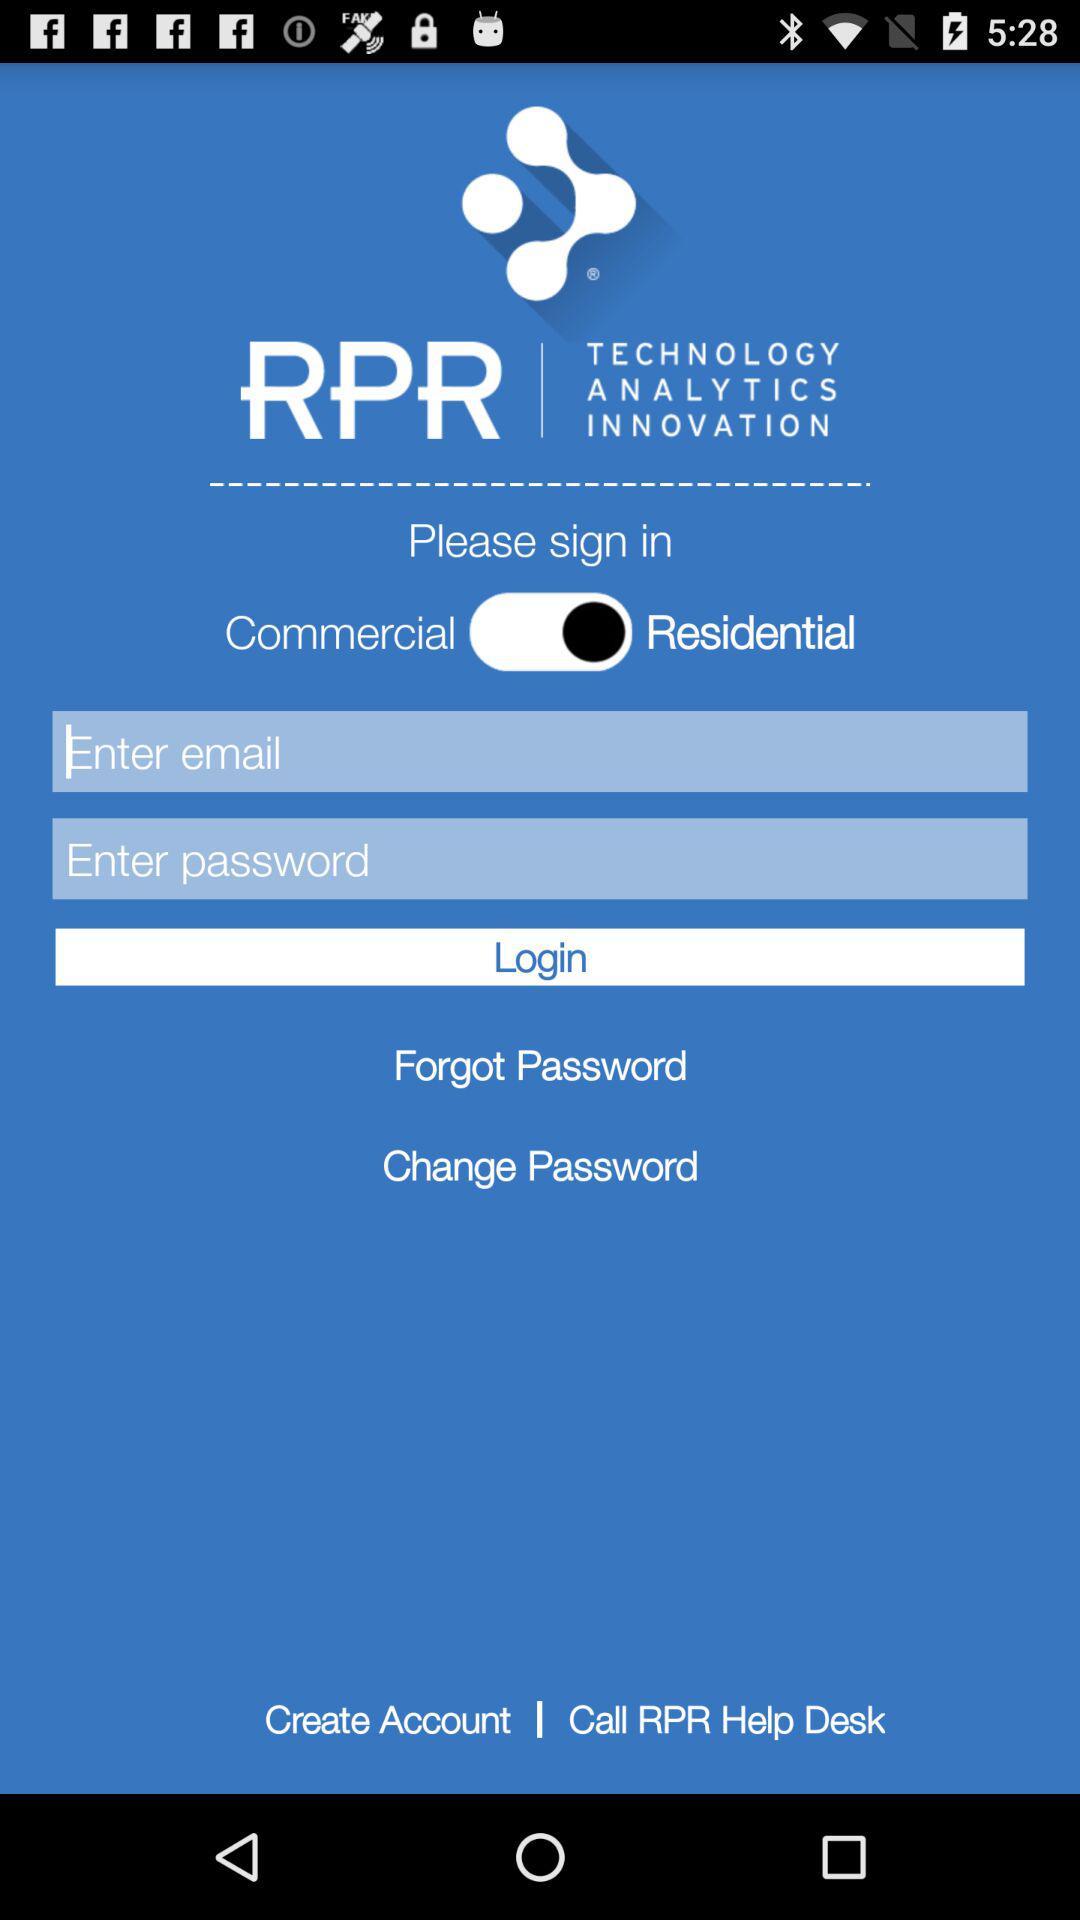 This screenshot has width=1080, height=1920. What do you see at coordinates (540, 750) in the screenshot?
I see `the first text box` at bounding box center [540, 750].